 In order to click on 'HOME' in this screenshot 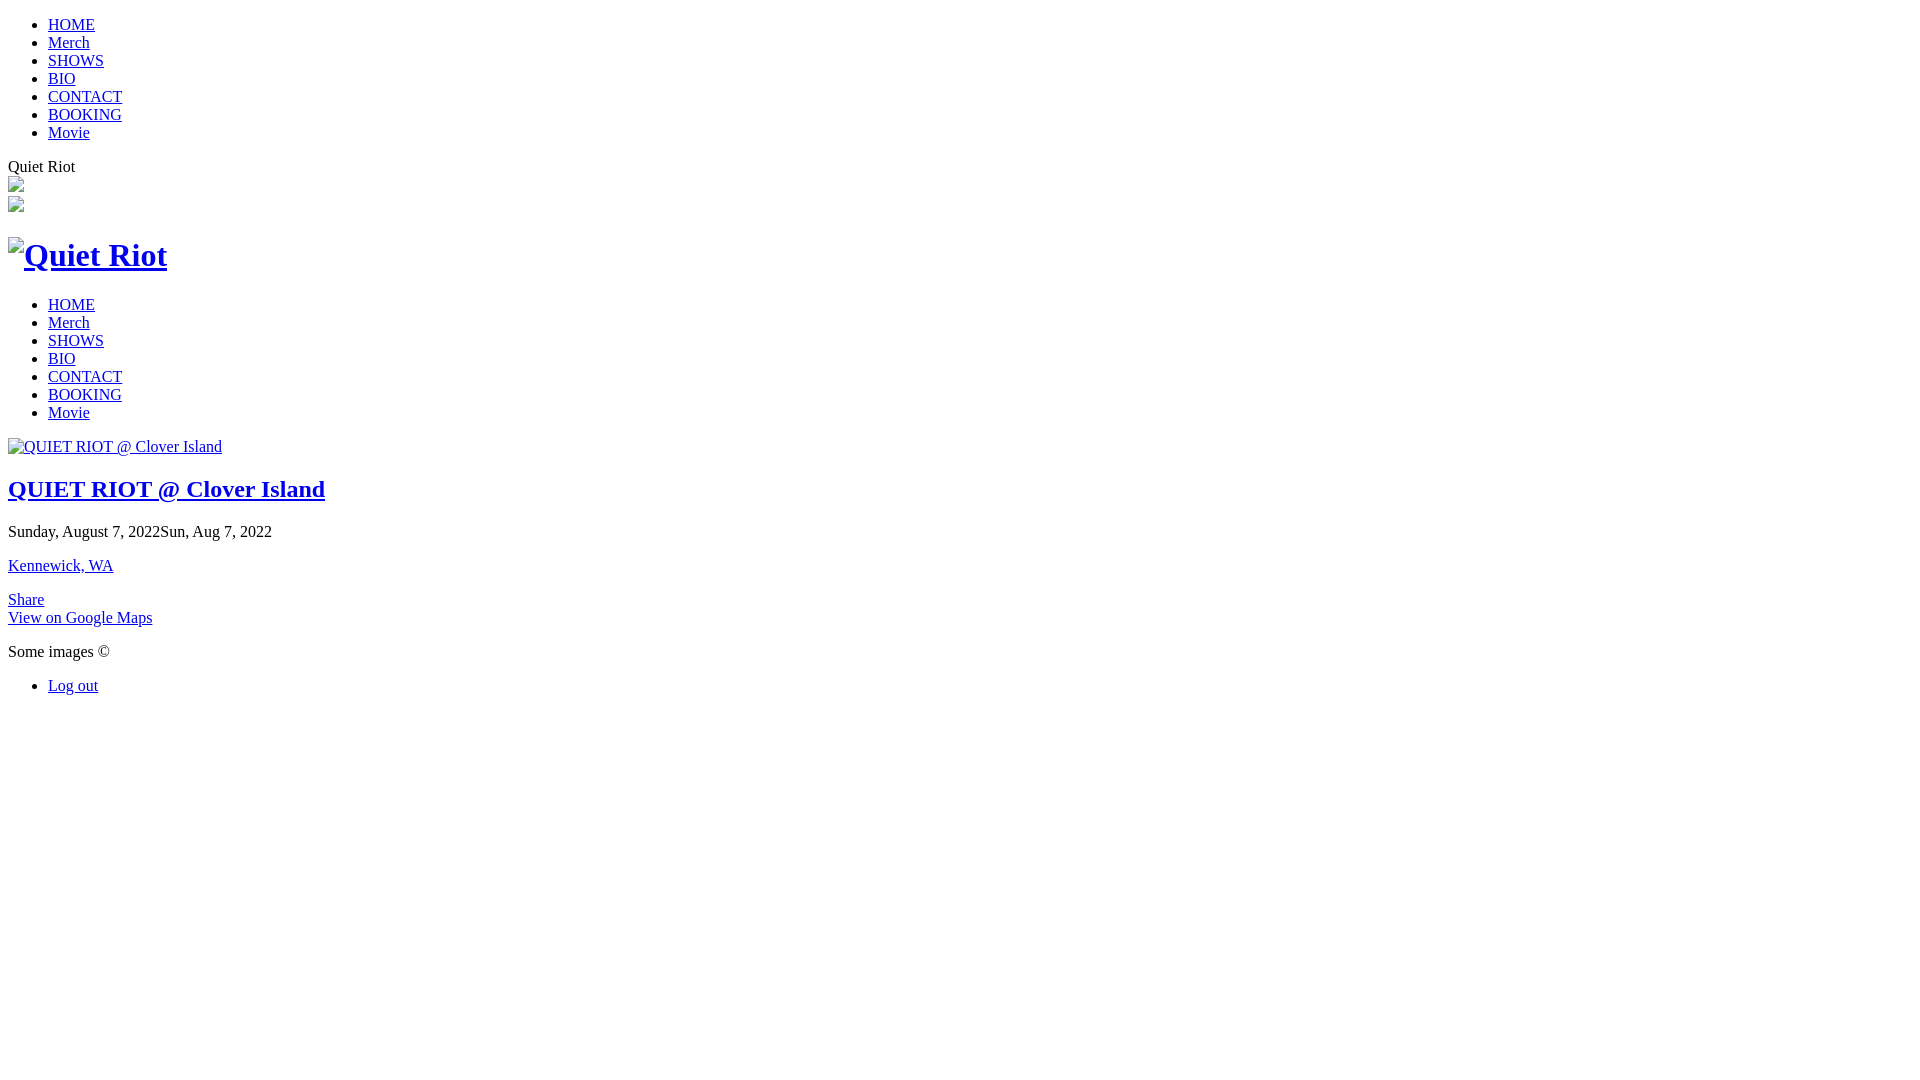, I will do `click(71, 24)`.